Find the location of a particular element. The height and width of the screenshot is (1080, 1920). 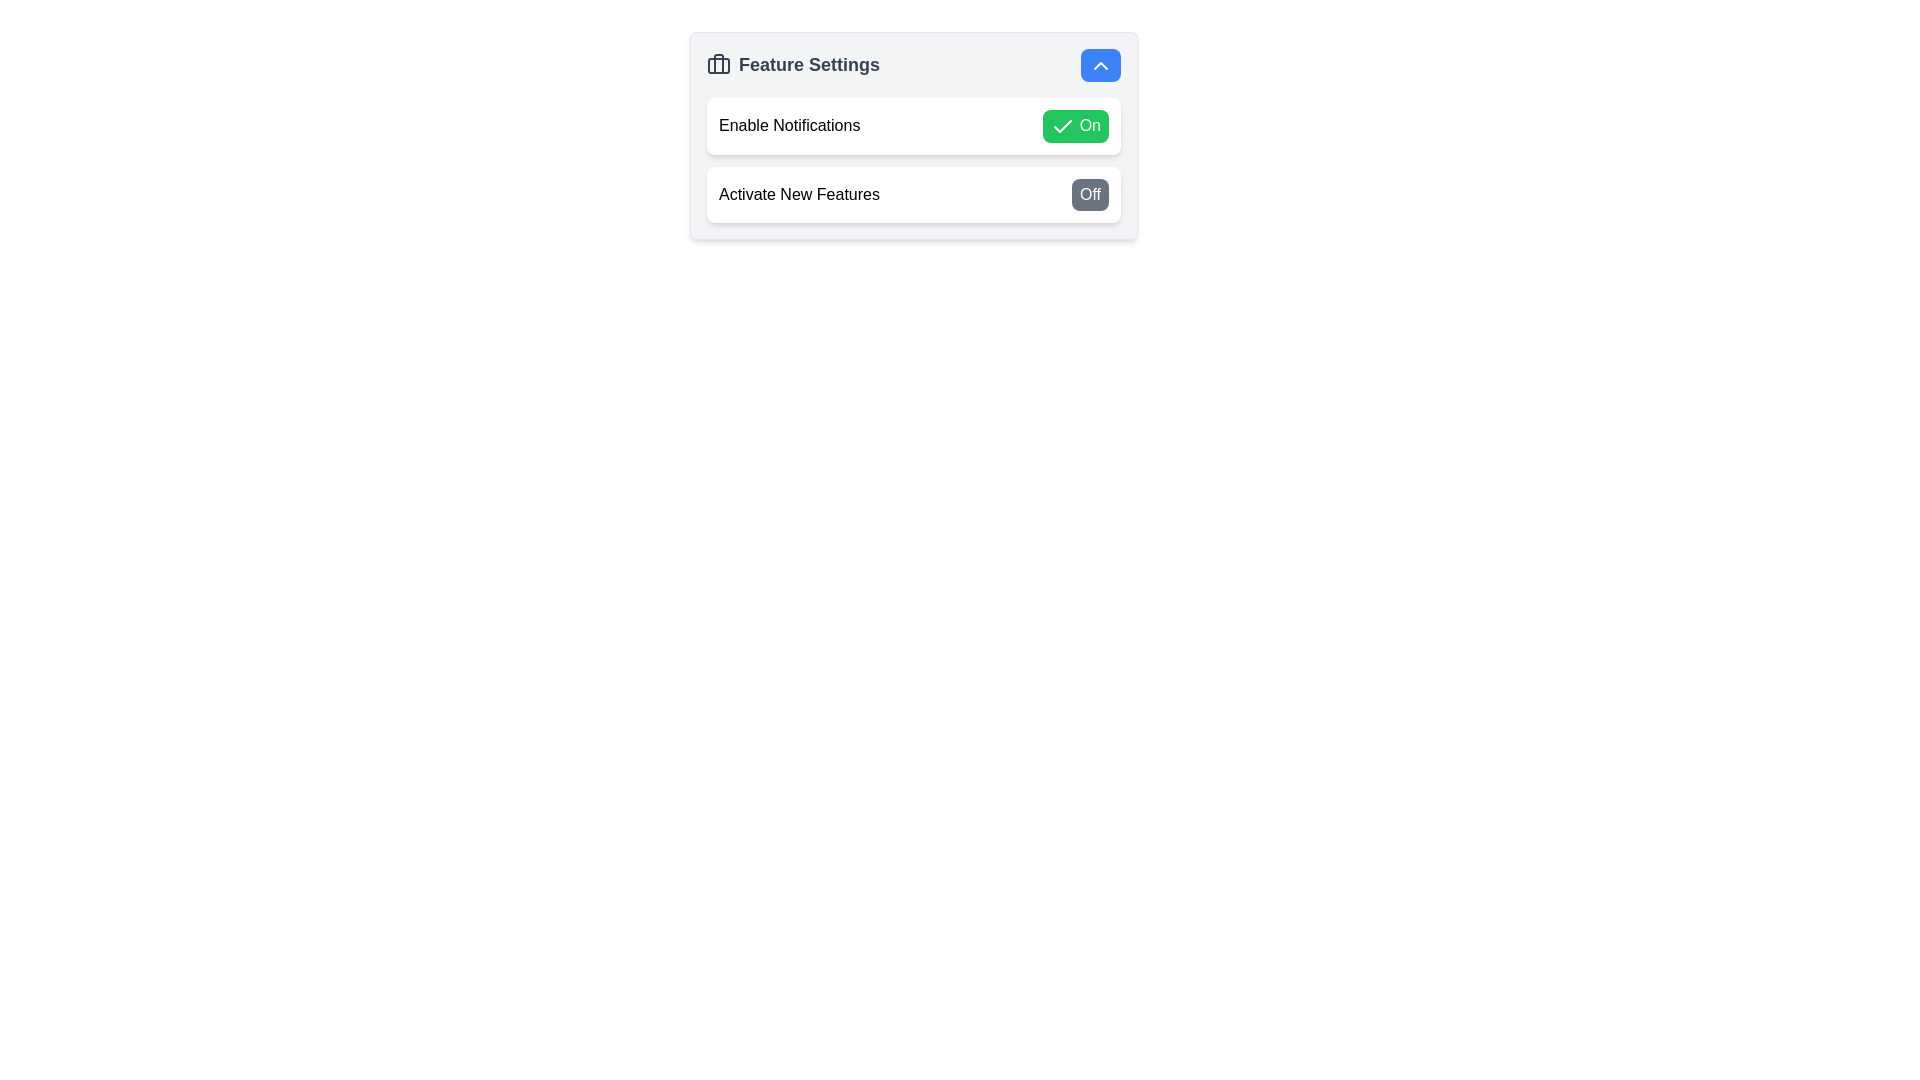

the button with a chevron arrow icon located in the top-right corner of the 'Feature Settings' card is located at coordinates (1099, 64).